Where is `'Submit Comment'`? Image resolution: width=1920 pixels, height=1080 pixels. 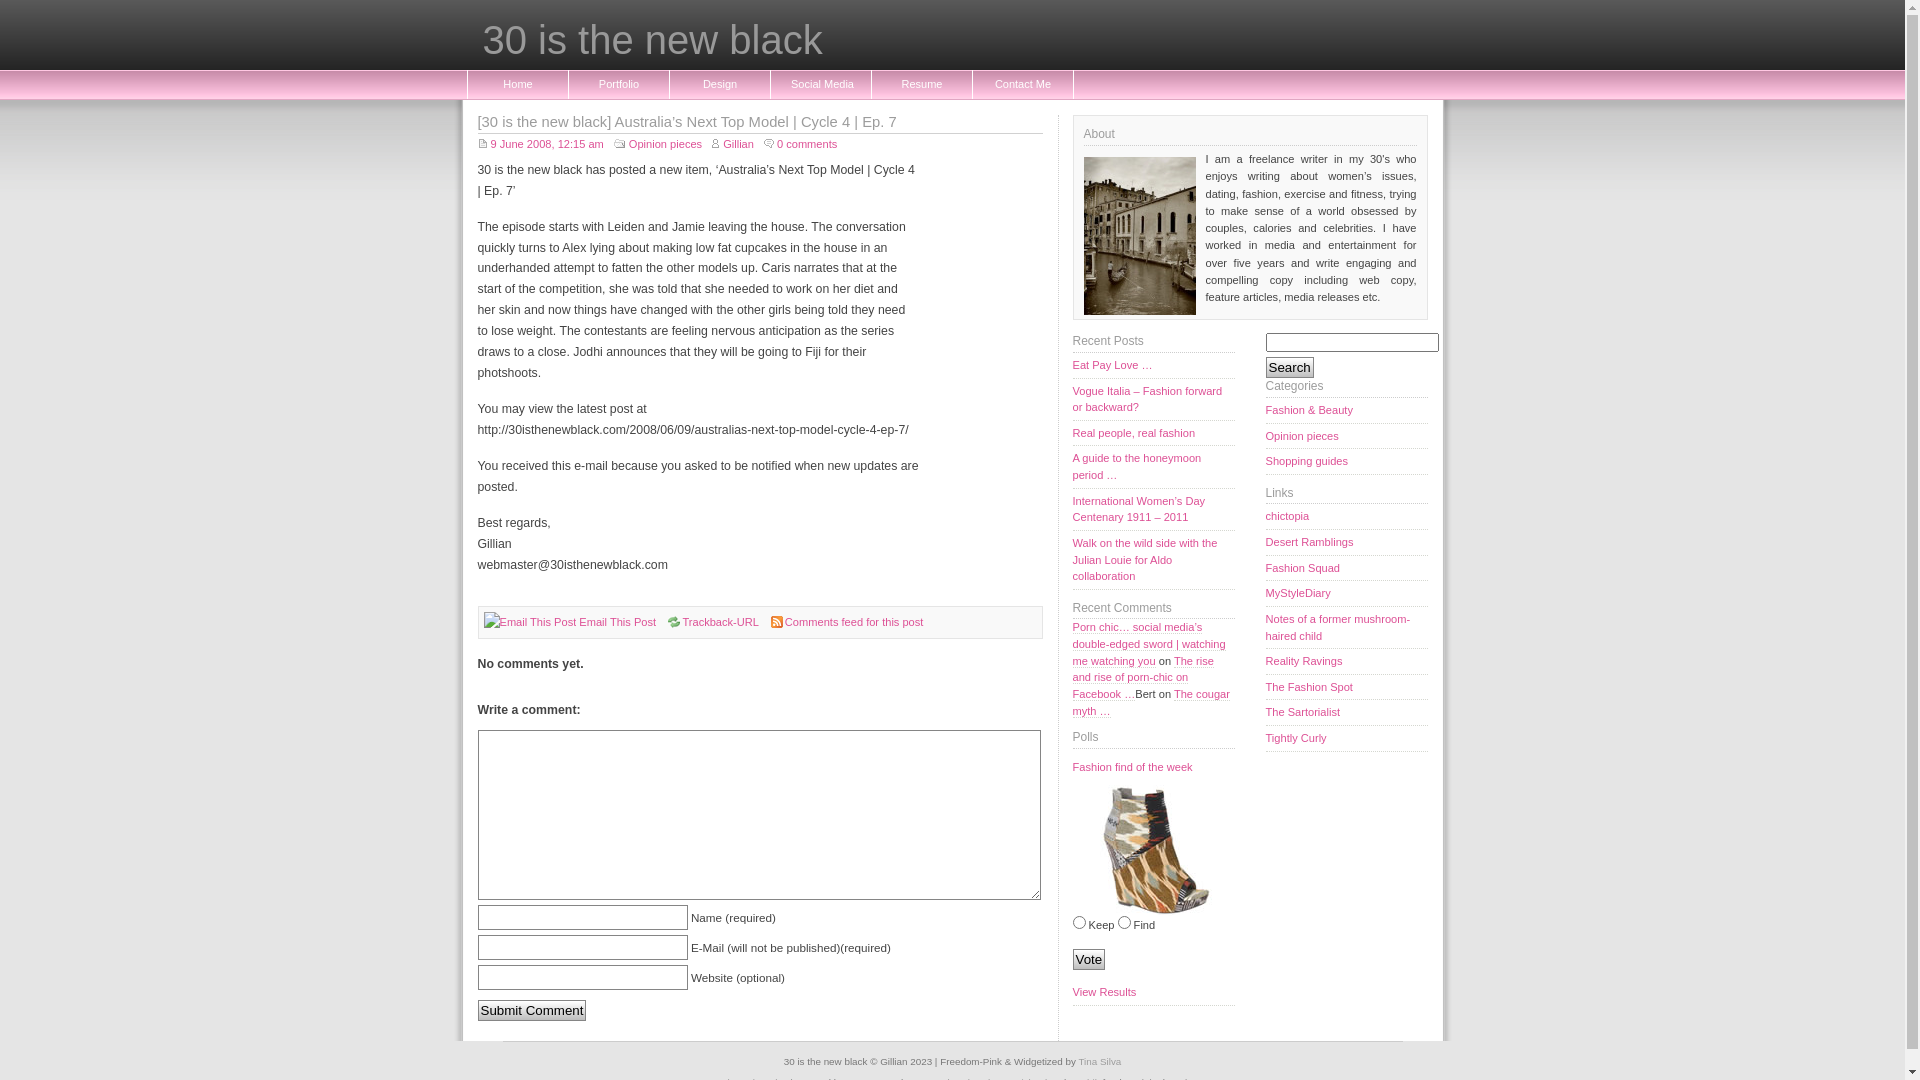 'Submit Comment' is located at coordinates (532, 1010).